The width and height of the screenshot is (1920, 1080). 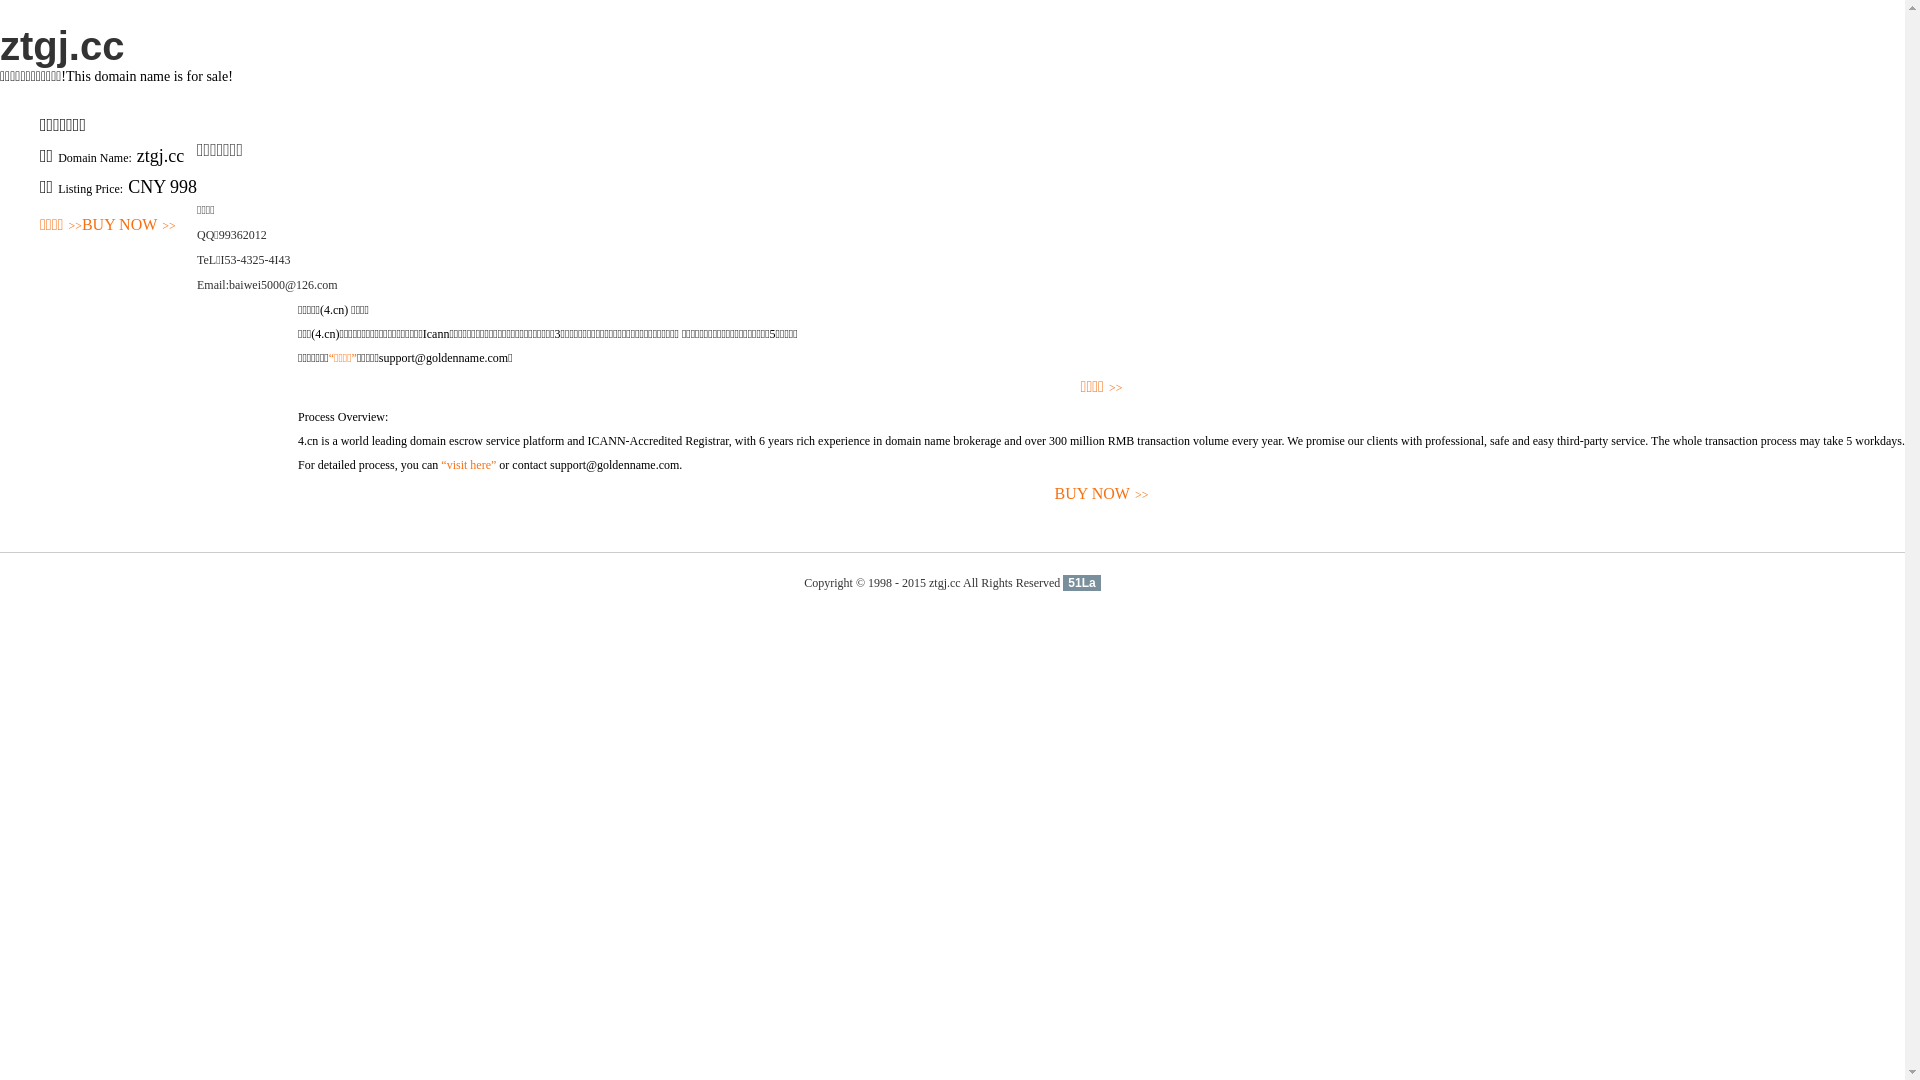 I want to click on 'BUY NOW>>', so click(x=1100, y=494).